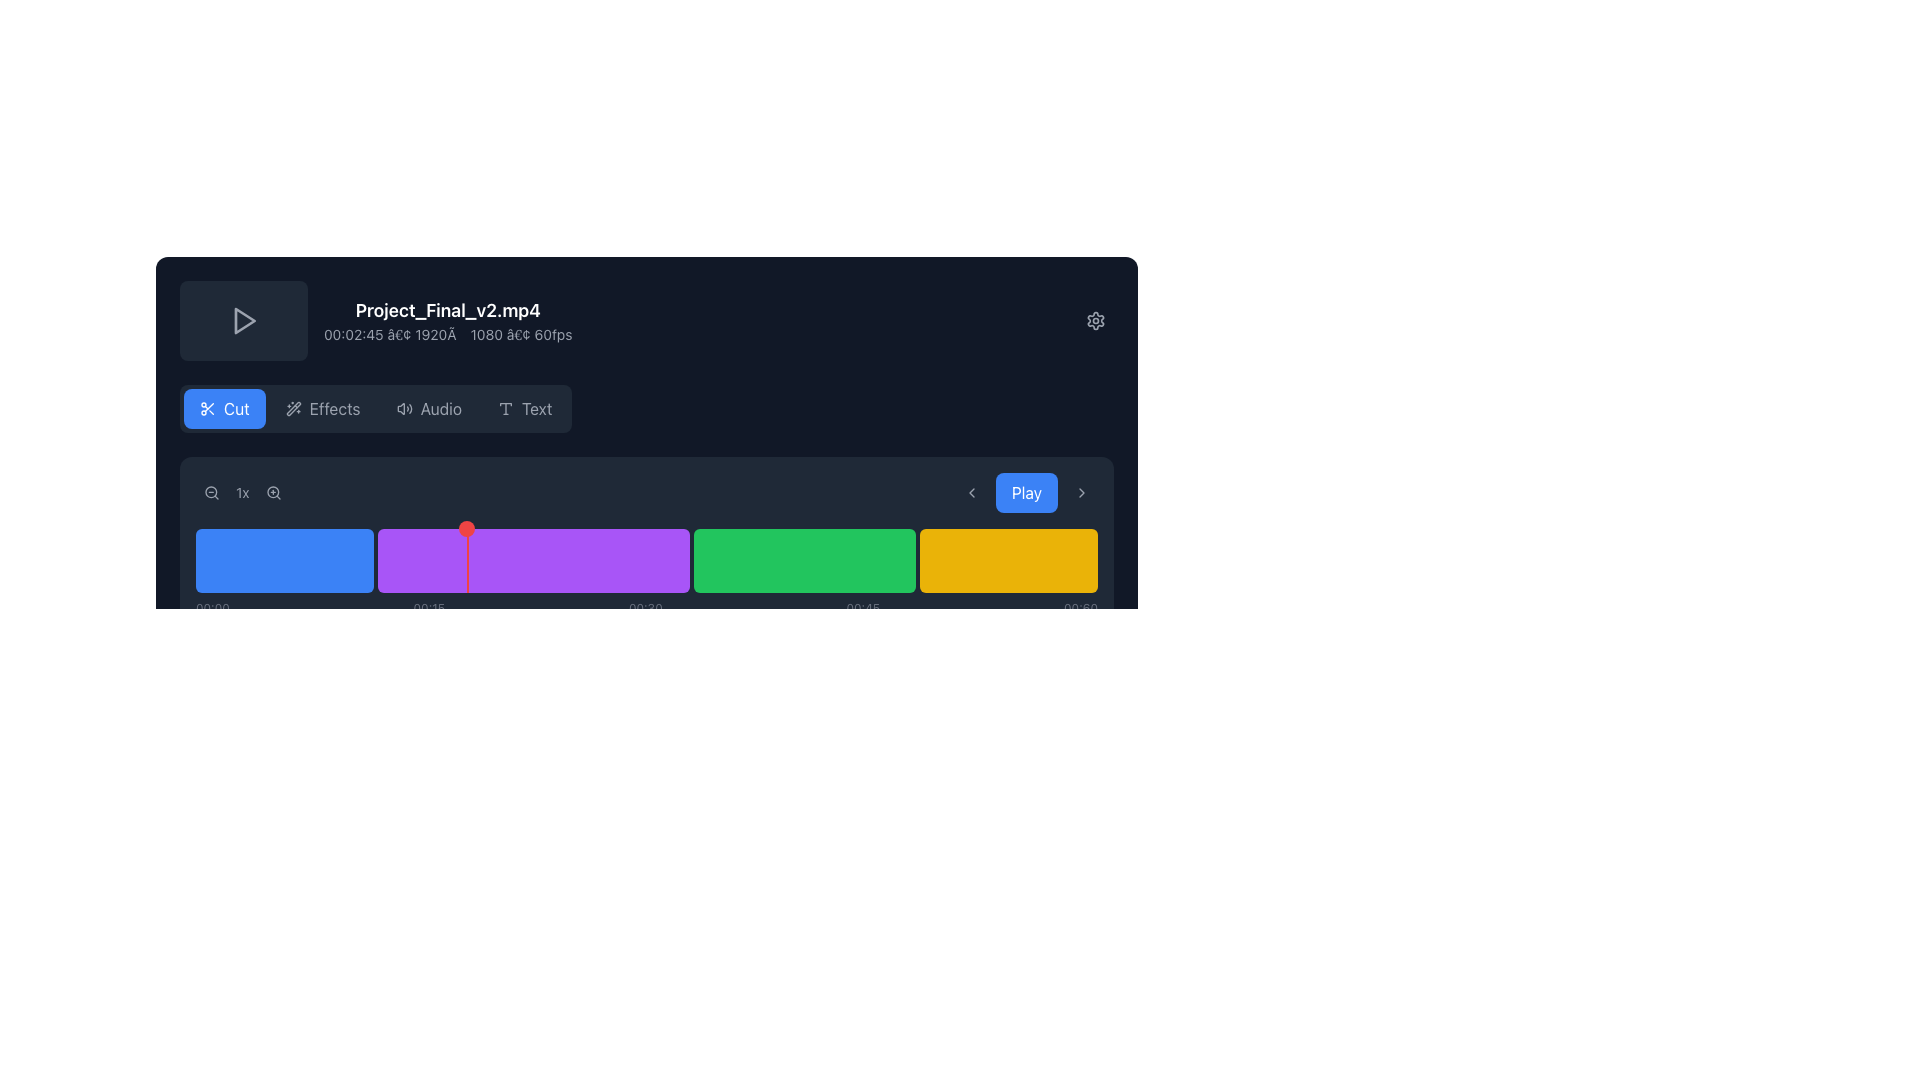 The width and height of the screenshot is (1920, 1080). Describe the element at coordinates (292, 407) in the screenshot. I see `the wand-like icon with sparkles in the top-right section of the interface` at that location.